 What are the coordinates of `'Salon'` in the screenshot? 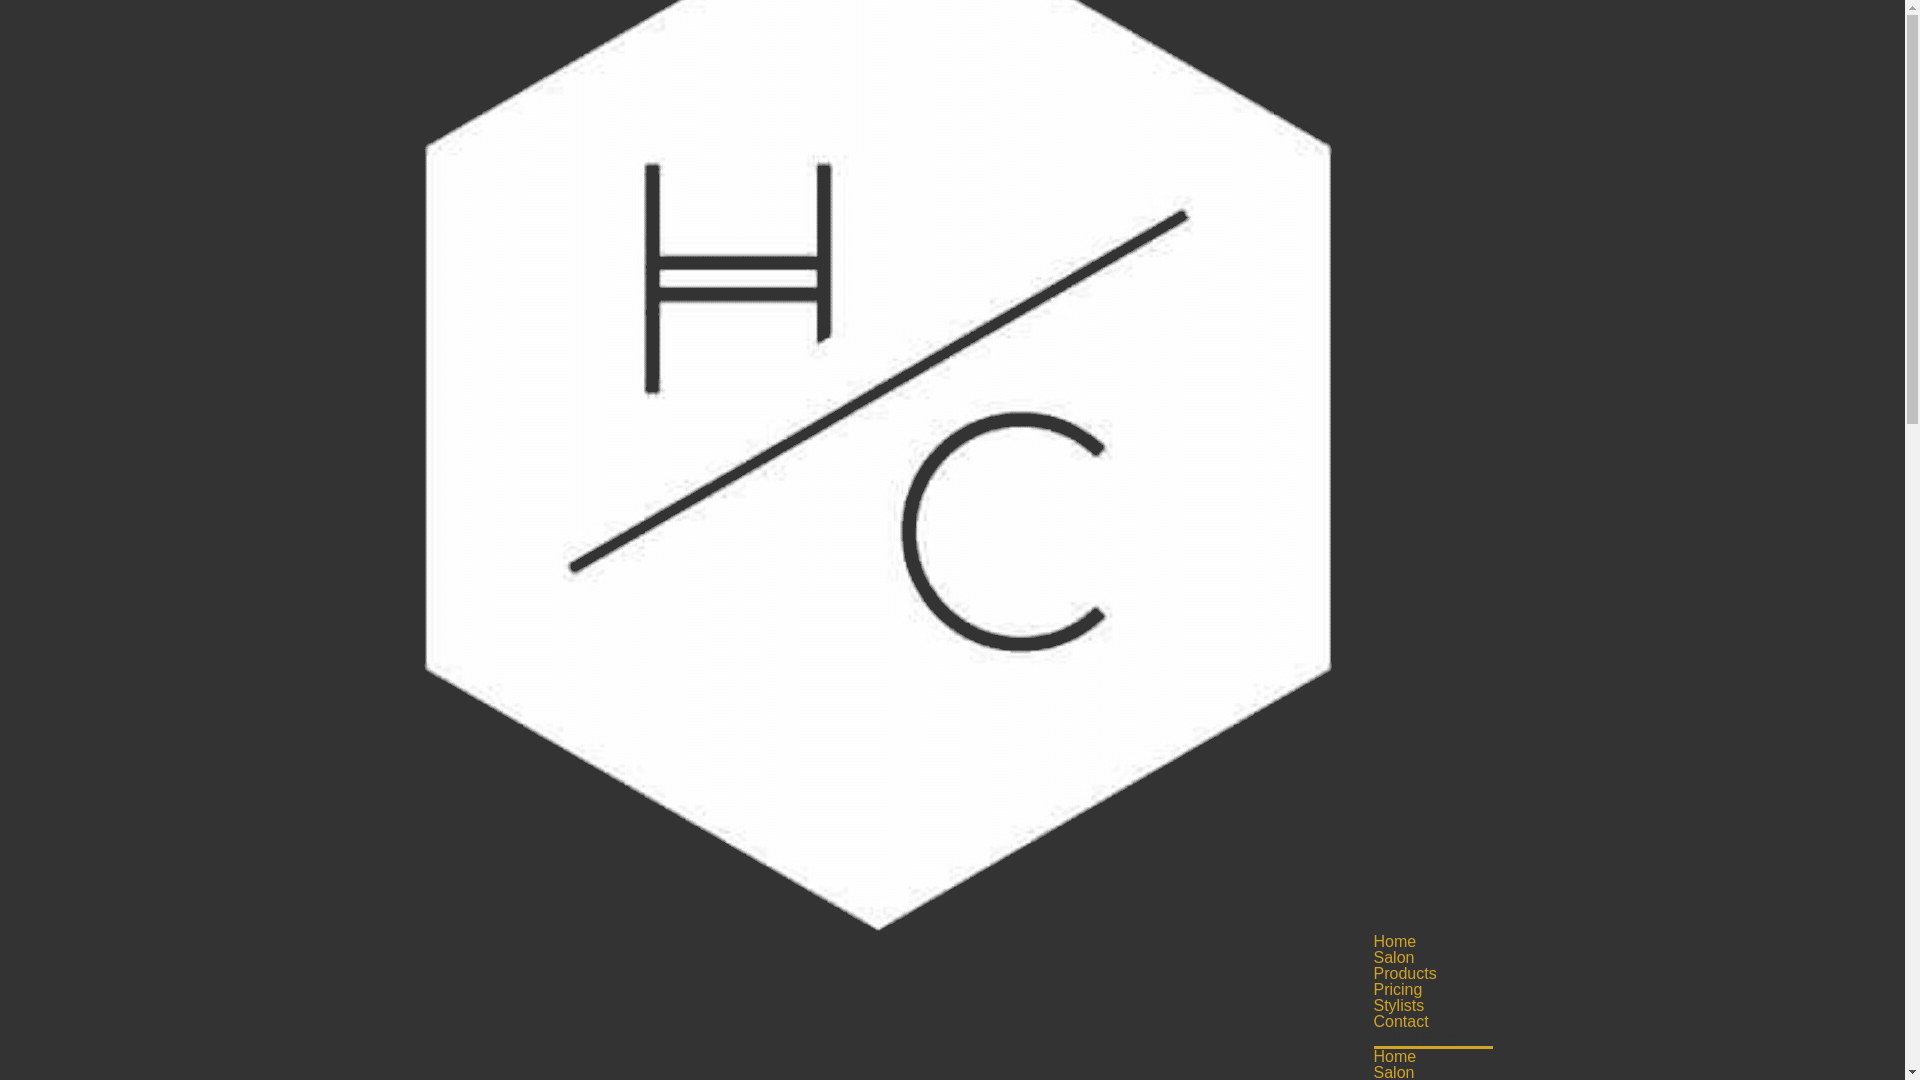 It's located at (1372, 956).